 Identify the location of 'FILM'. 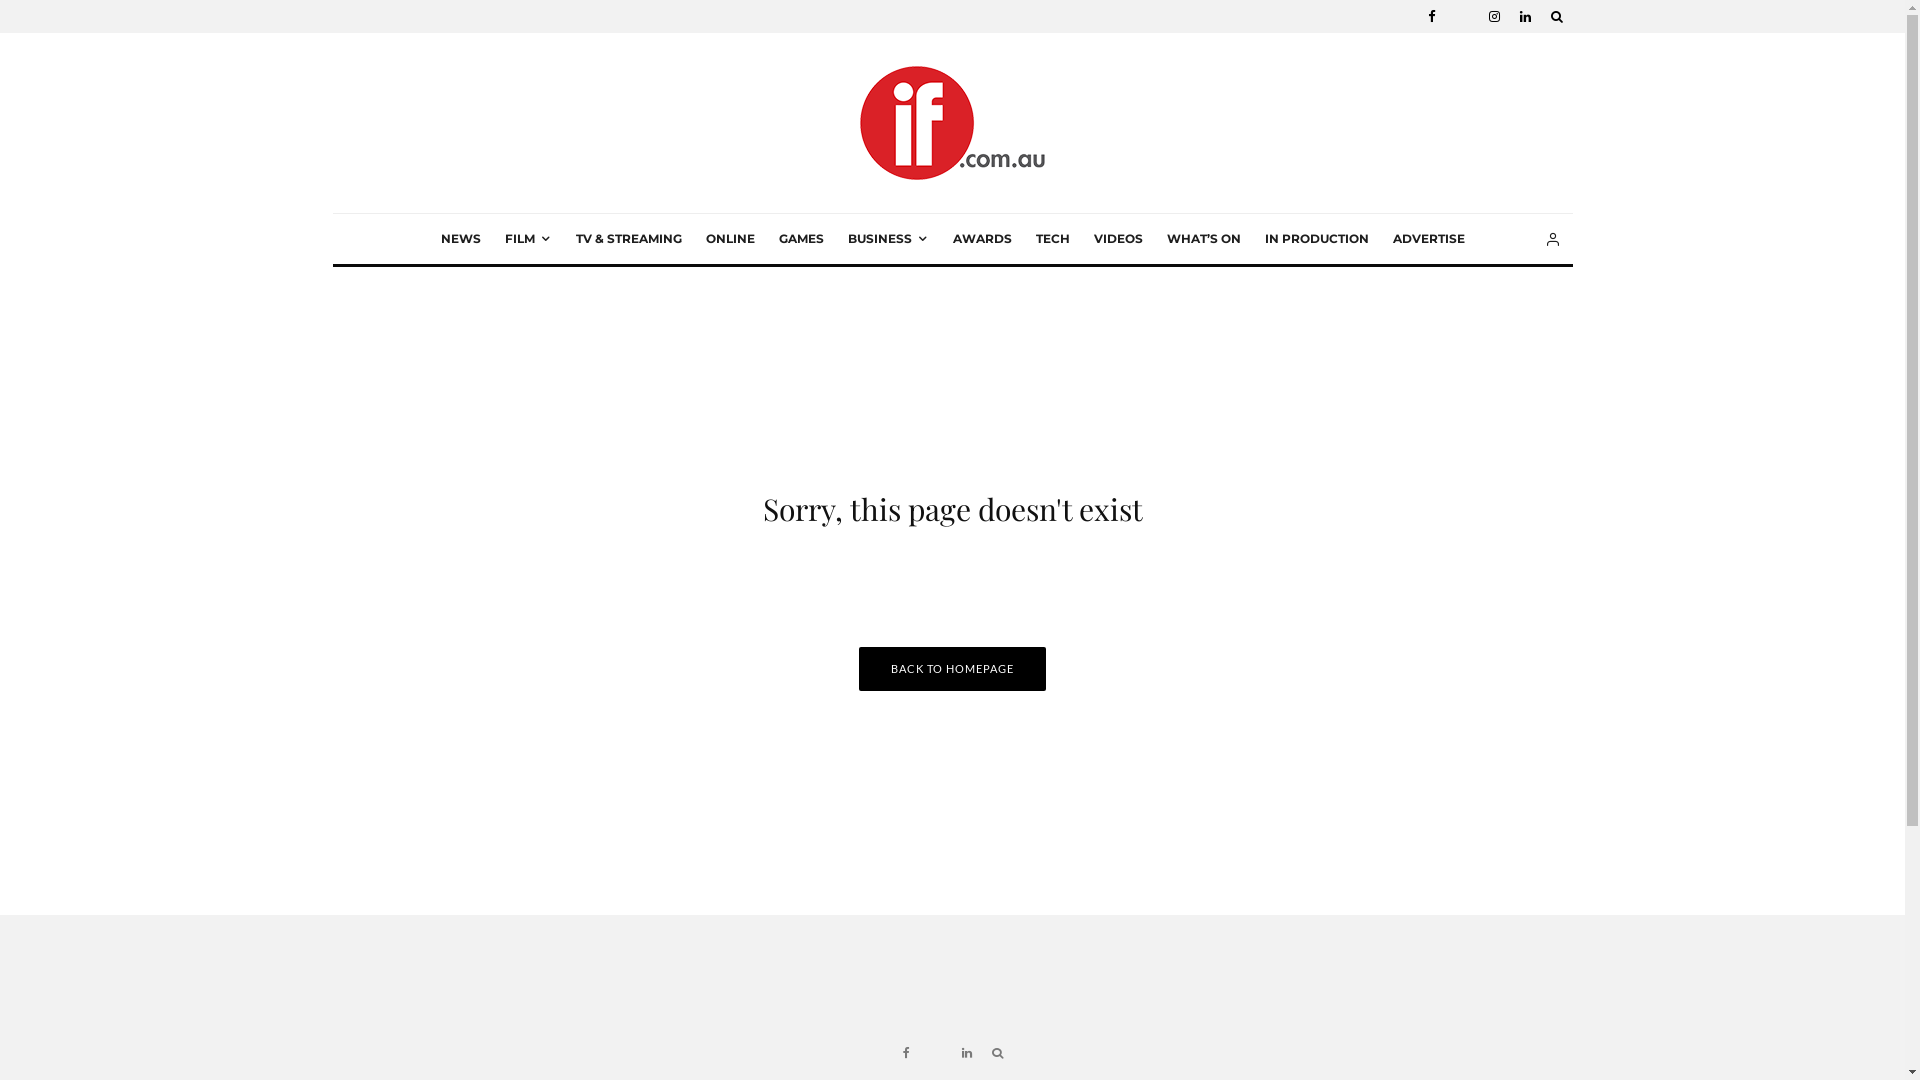
(527, 238).